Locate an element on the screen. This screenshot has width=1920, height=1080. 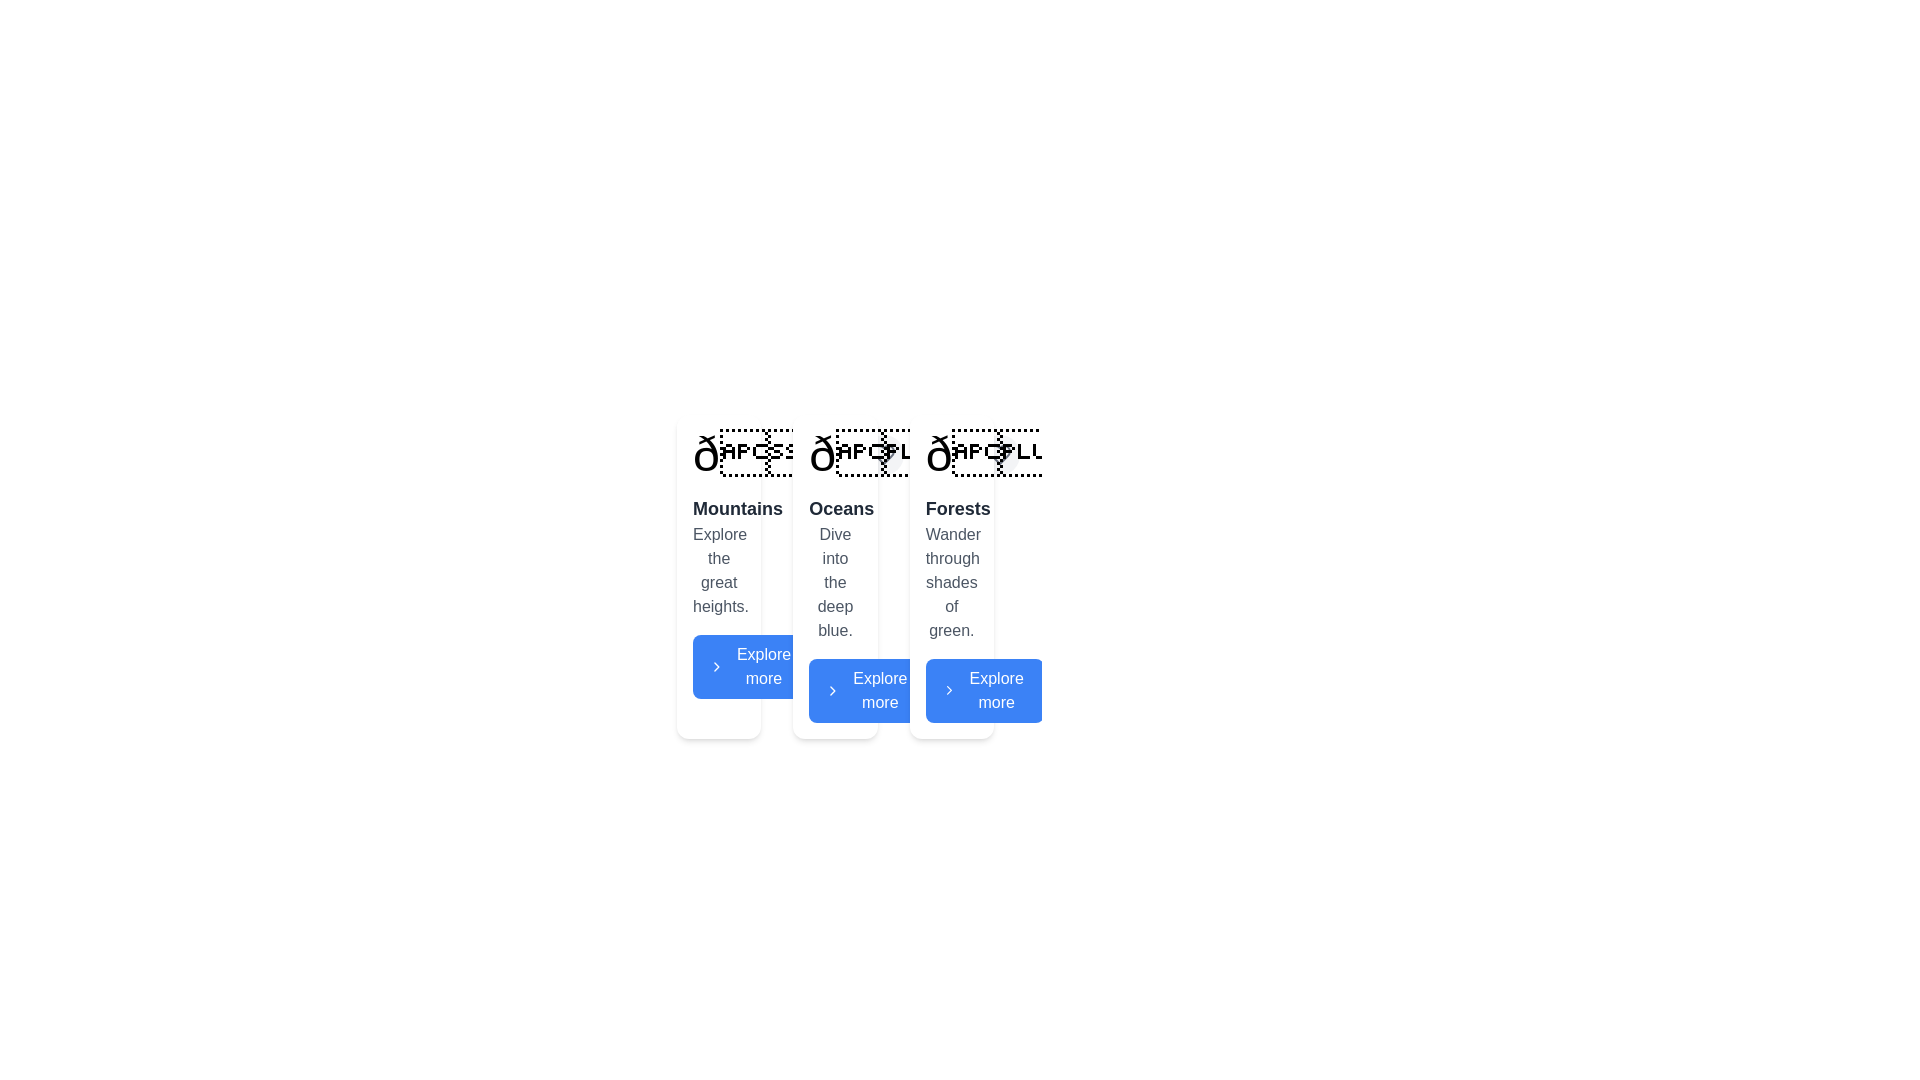
the text heading displaying 'Forests', which is styled with a bold font, larger size, and dark gray color, located in the third card of a horizontally aligned list is located at coordinates (950, 508).